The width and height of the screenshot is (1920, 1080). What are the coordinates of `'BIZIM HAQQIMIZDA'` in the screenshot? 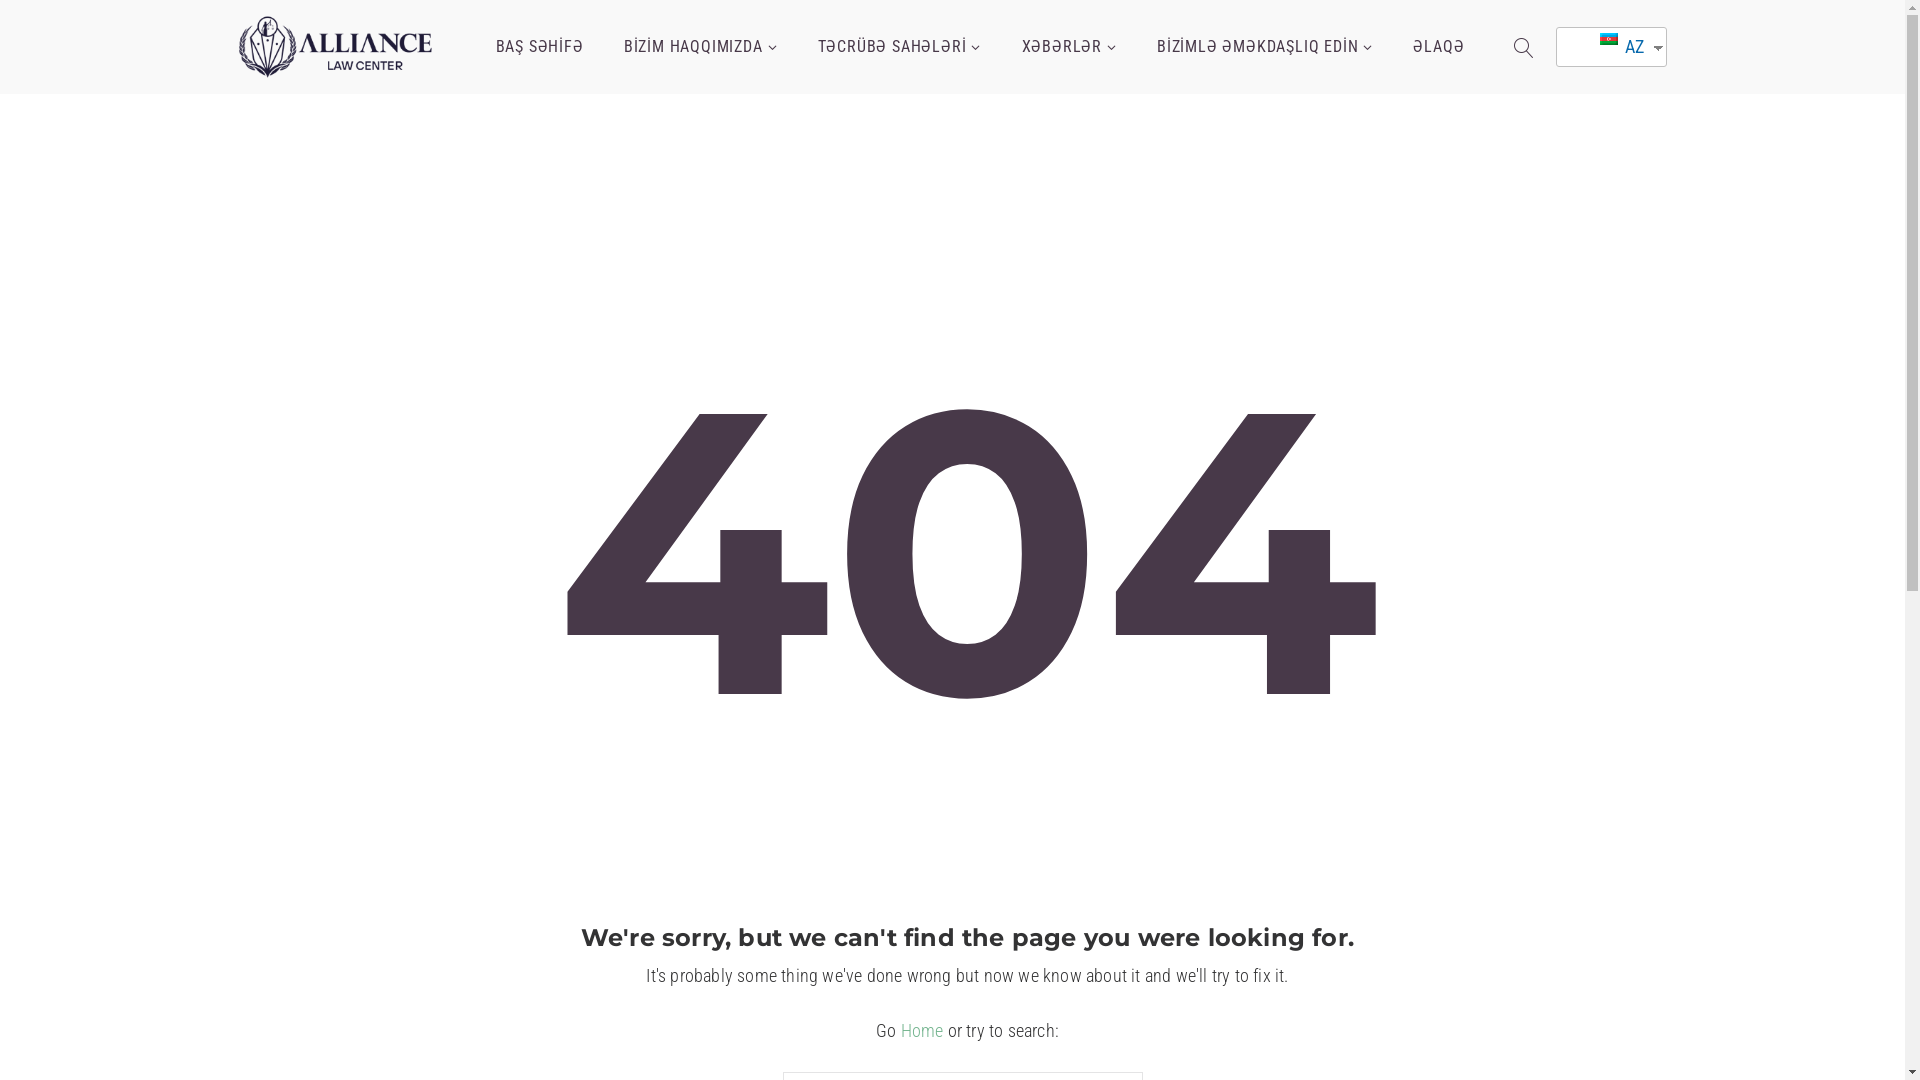 It's located at (700, 46).